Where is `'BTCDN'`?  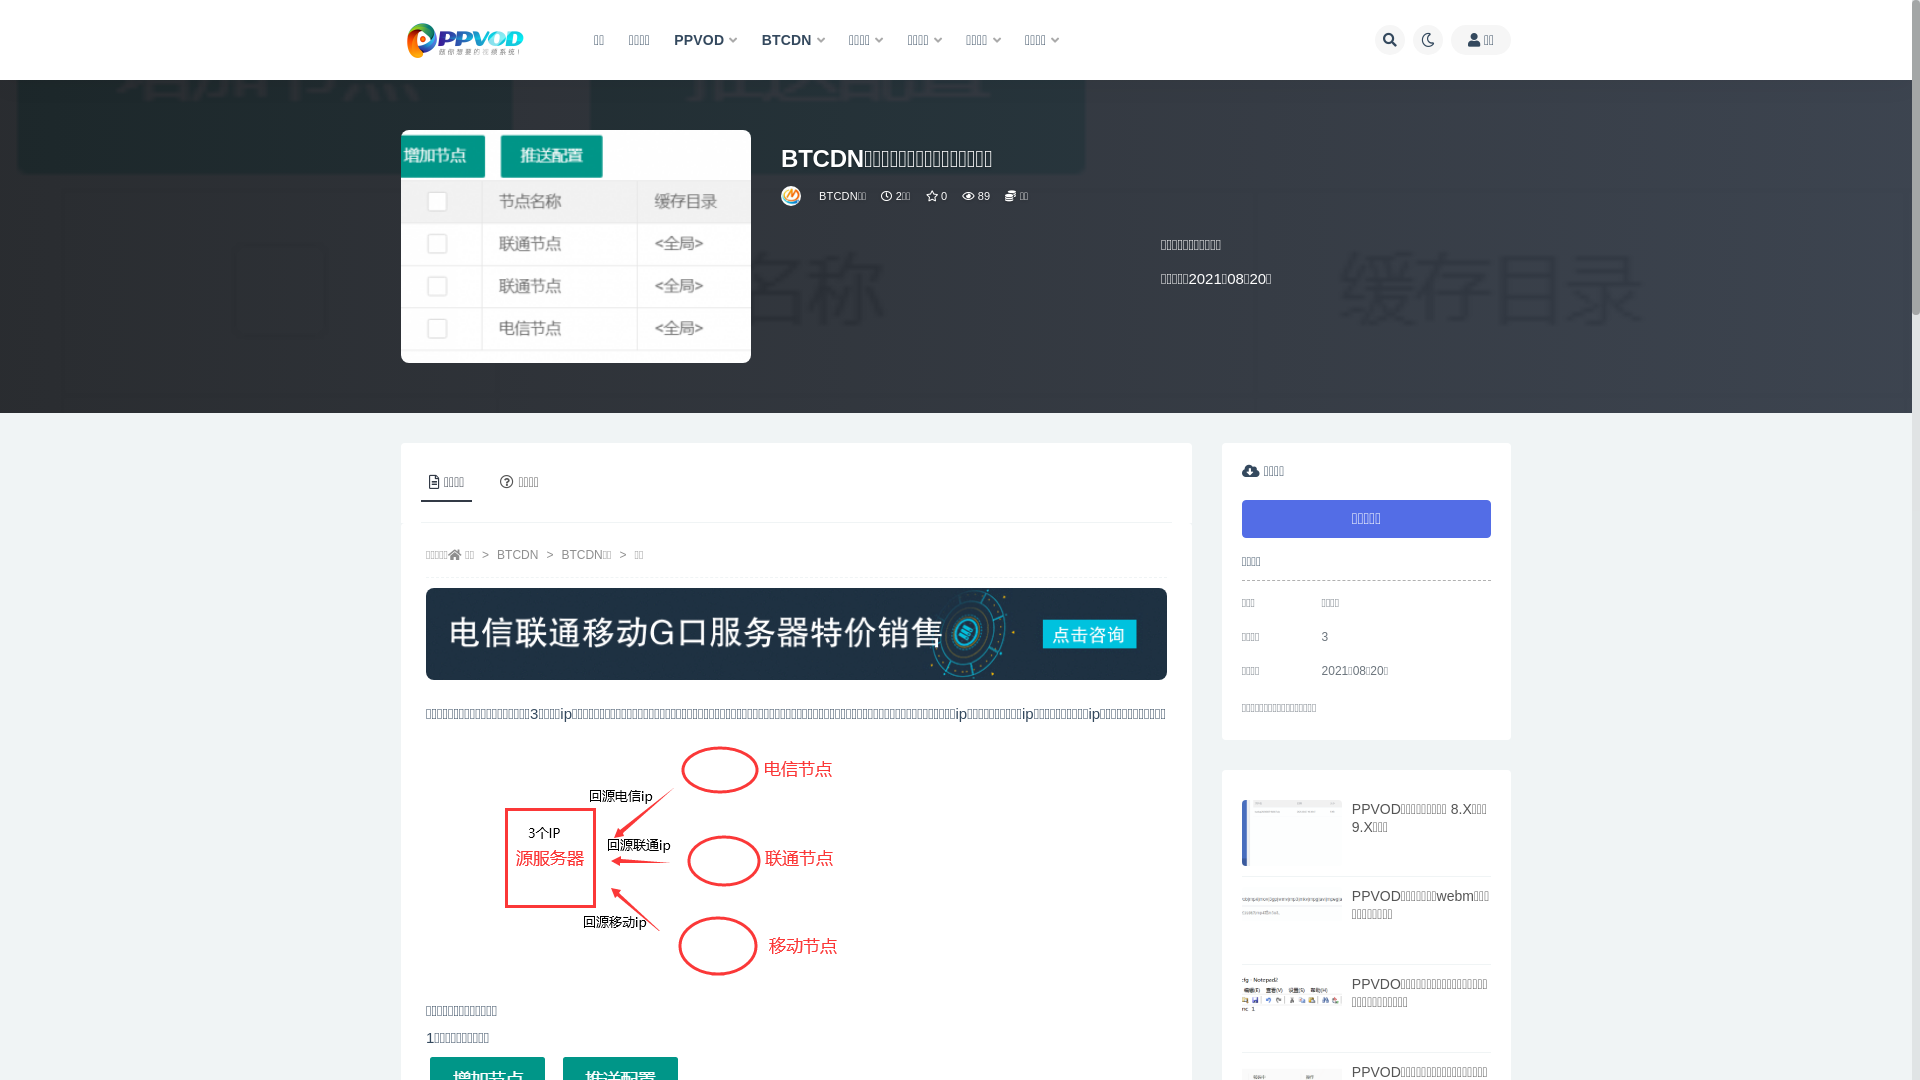
'BTCDN' is located at coordinates (792, 40).